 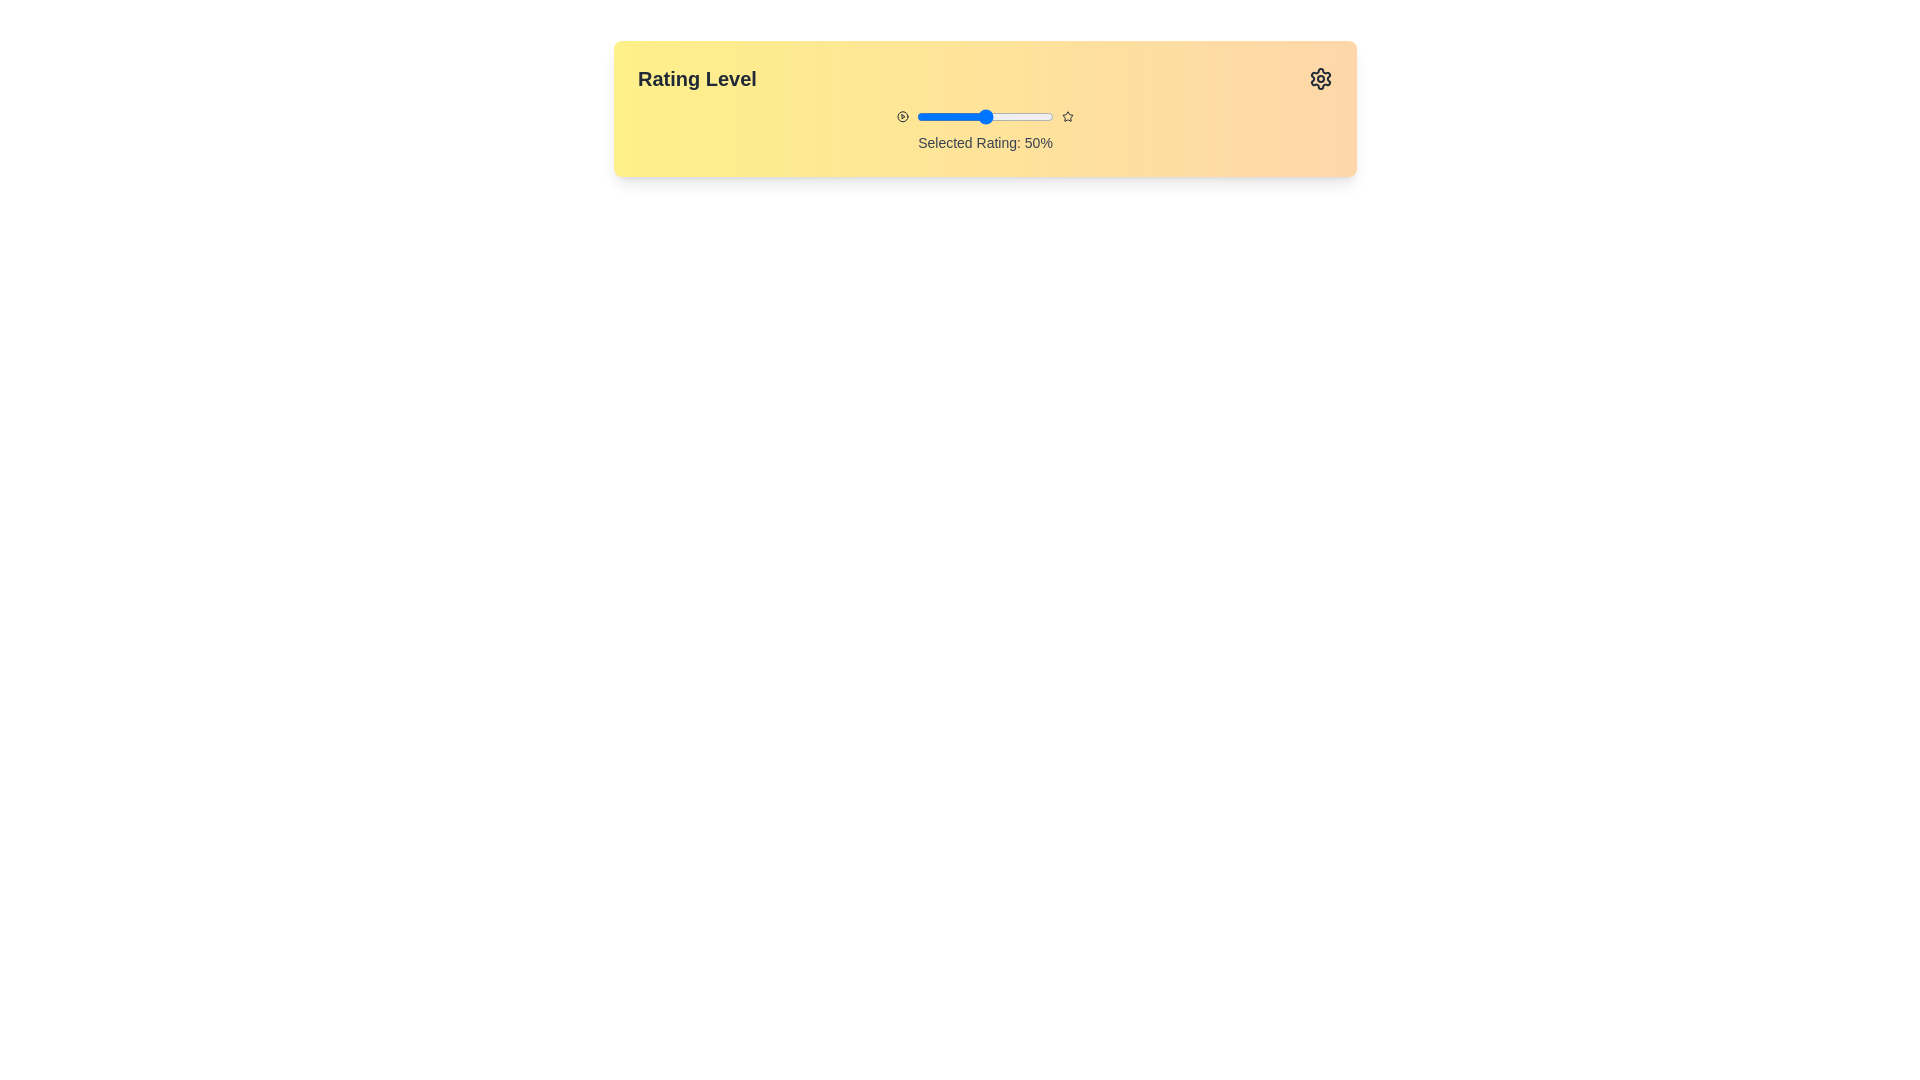 I want to click on the slider, so click(x=975, y=116).